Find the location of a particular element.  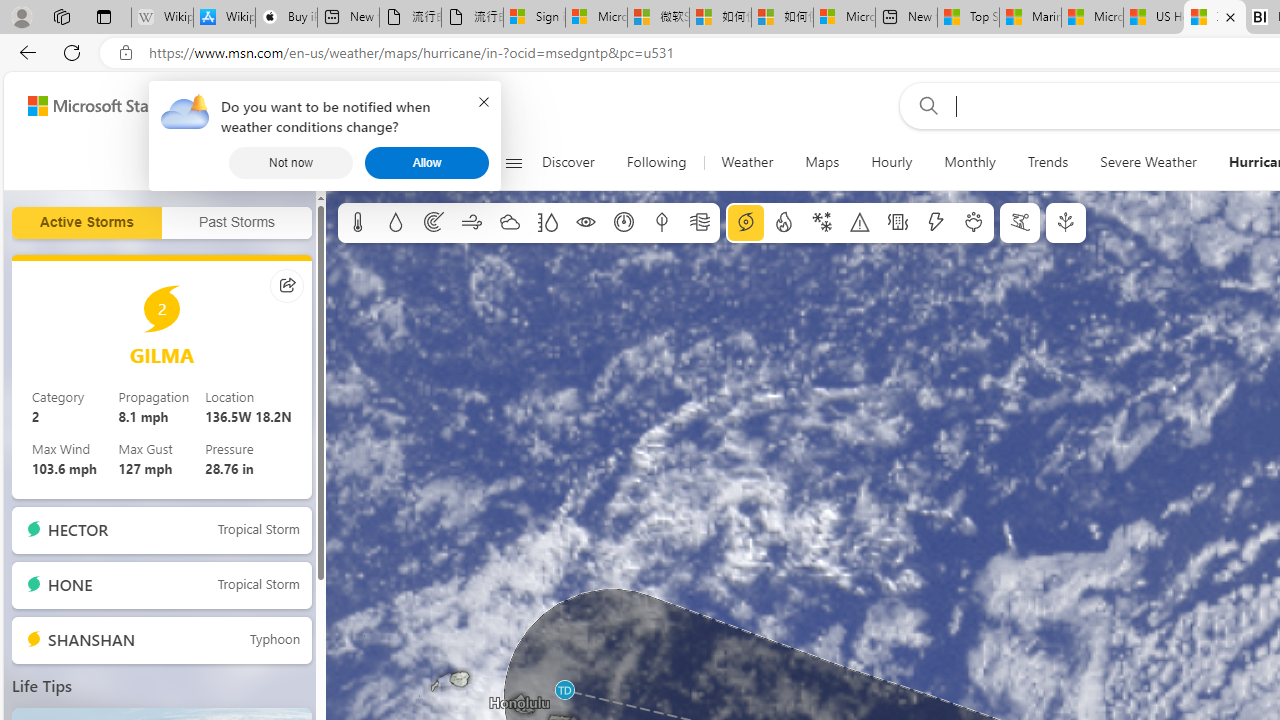

'Clouds' is located at coordinates (509, 223).